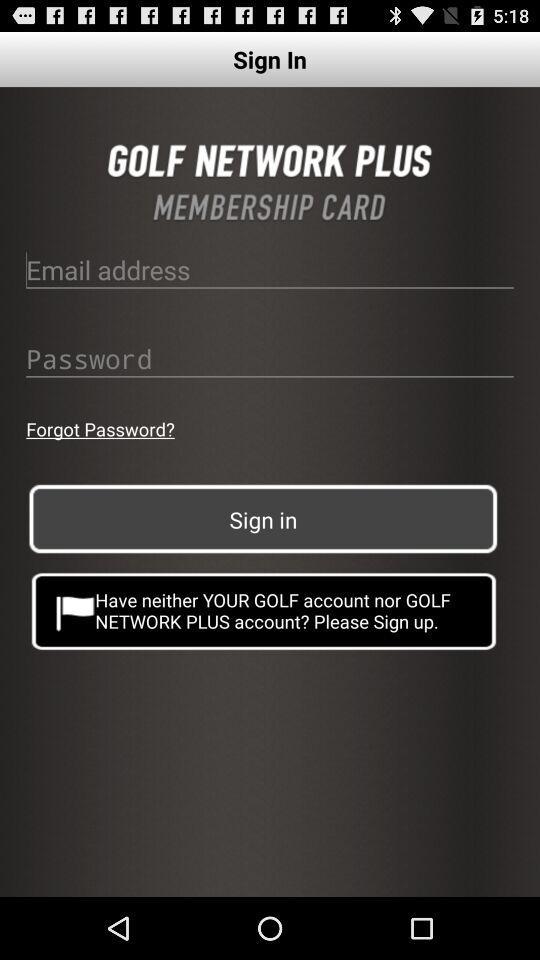 The image size is (540, 960). What do you see at coordinates (264, 609) in the screenshot?
I see `the have neither your icon` at bounding box center [264, 609].